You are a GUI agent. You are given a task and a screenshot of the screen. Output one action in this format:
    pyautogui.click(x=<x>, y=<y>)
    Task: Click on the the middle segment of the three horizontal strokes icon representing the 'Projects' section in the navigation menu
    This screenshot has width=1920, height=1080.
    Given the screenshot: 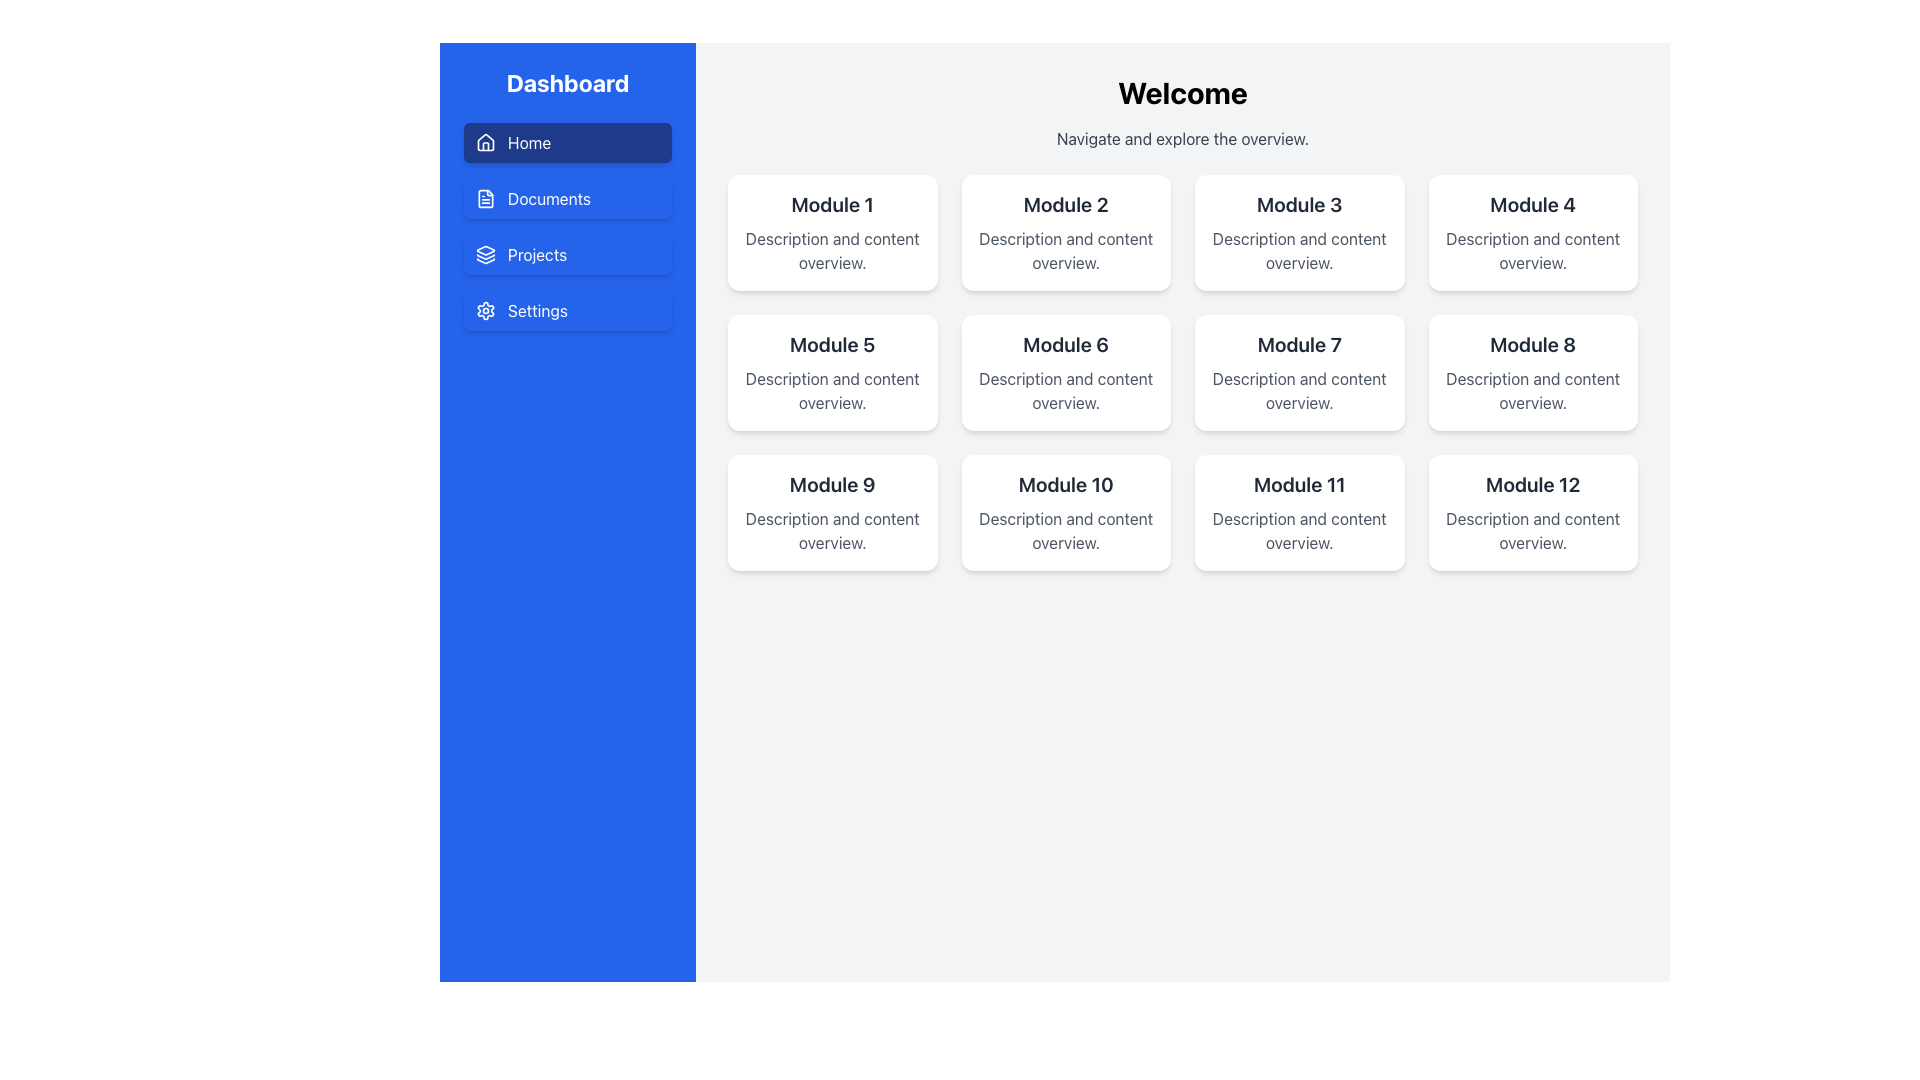 What is the action you would take?
    pyautogui.click(x=485, y=256)
    